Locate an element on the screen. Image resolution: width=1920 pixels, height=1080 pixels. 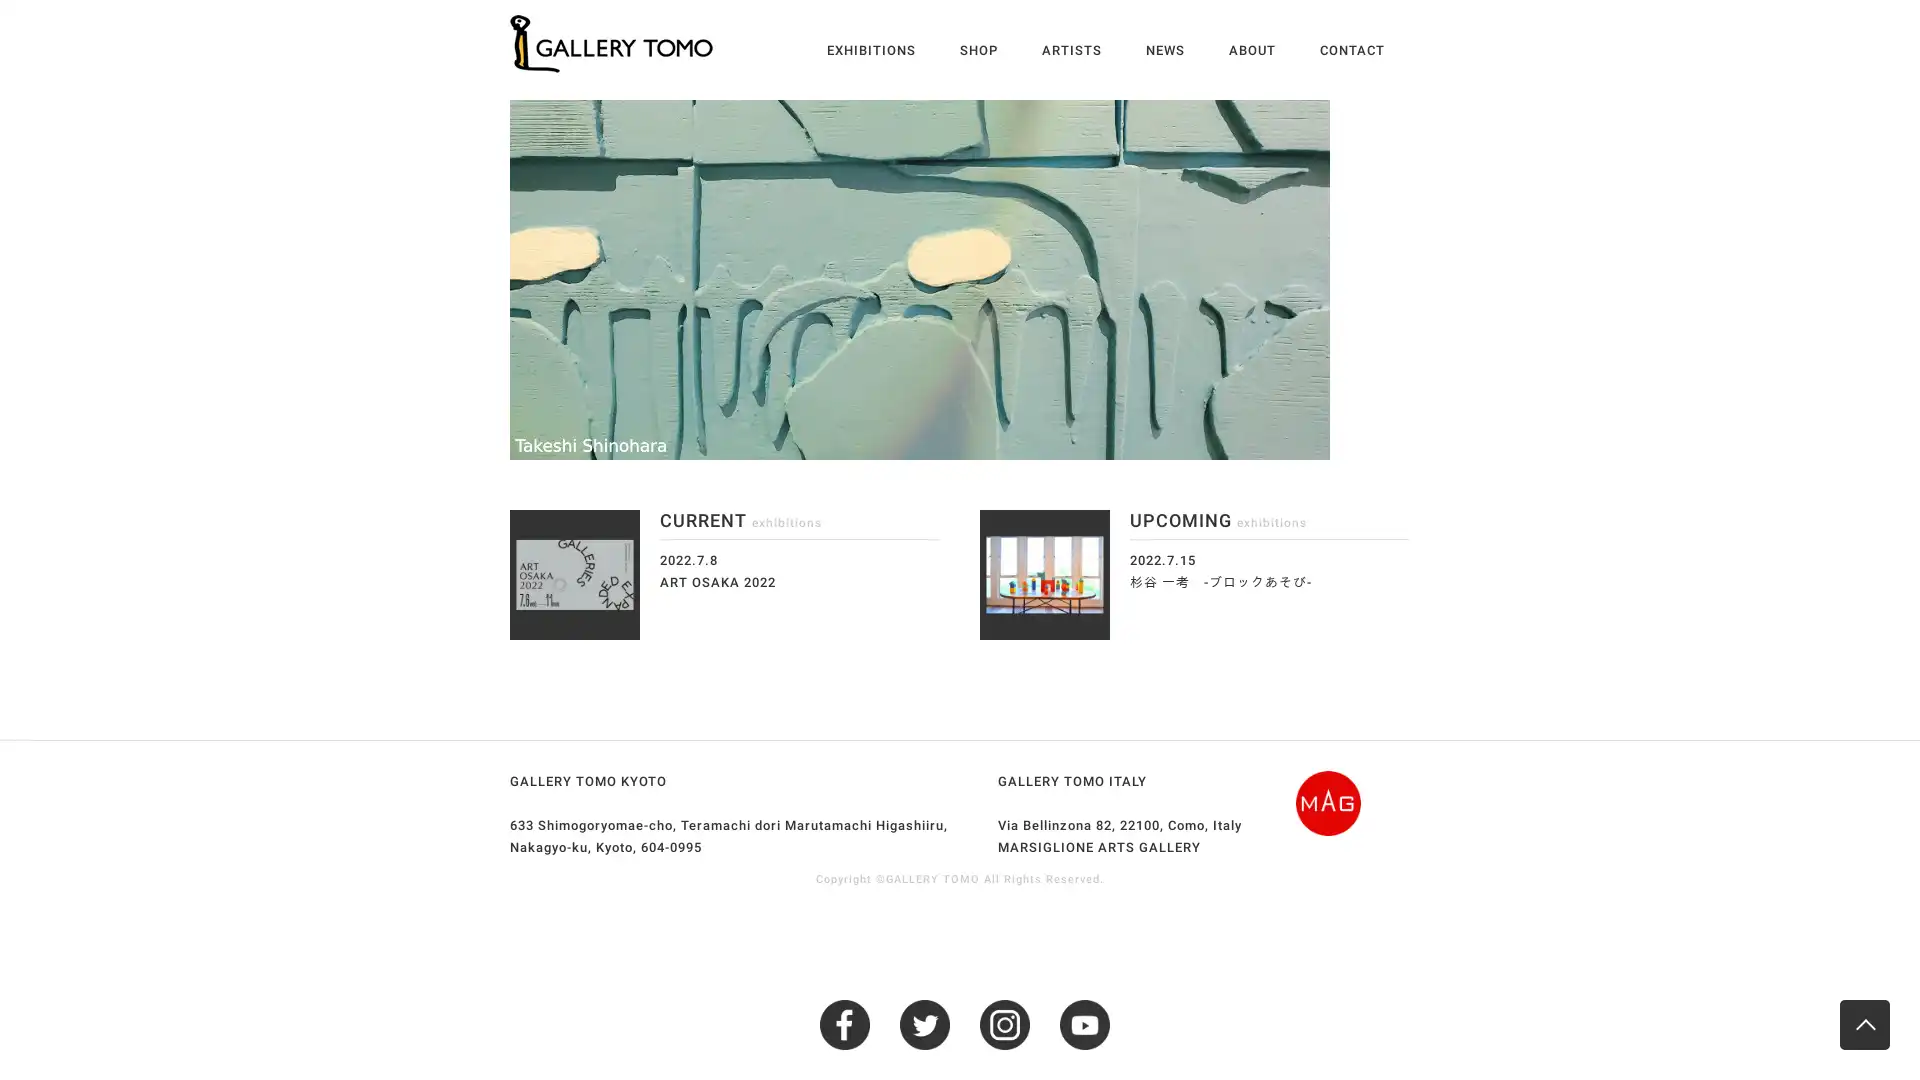
Next is located at coordinates (1424, 280).